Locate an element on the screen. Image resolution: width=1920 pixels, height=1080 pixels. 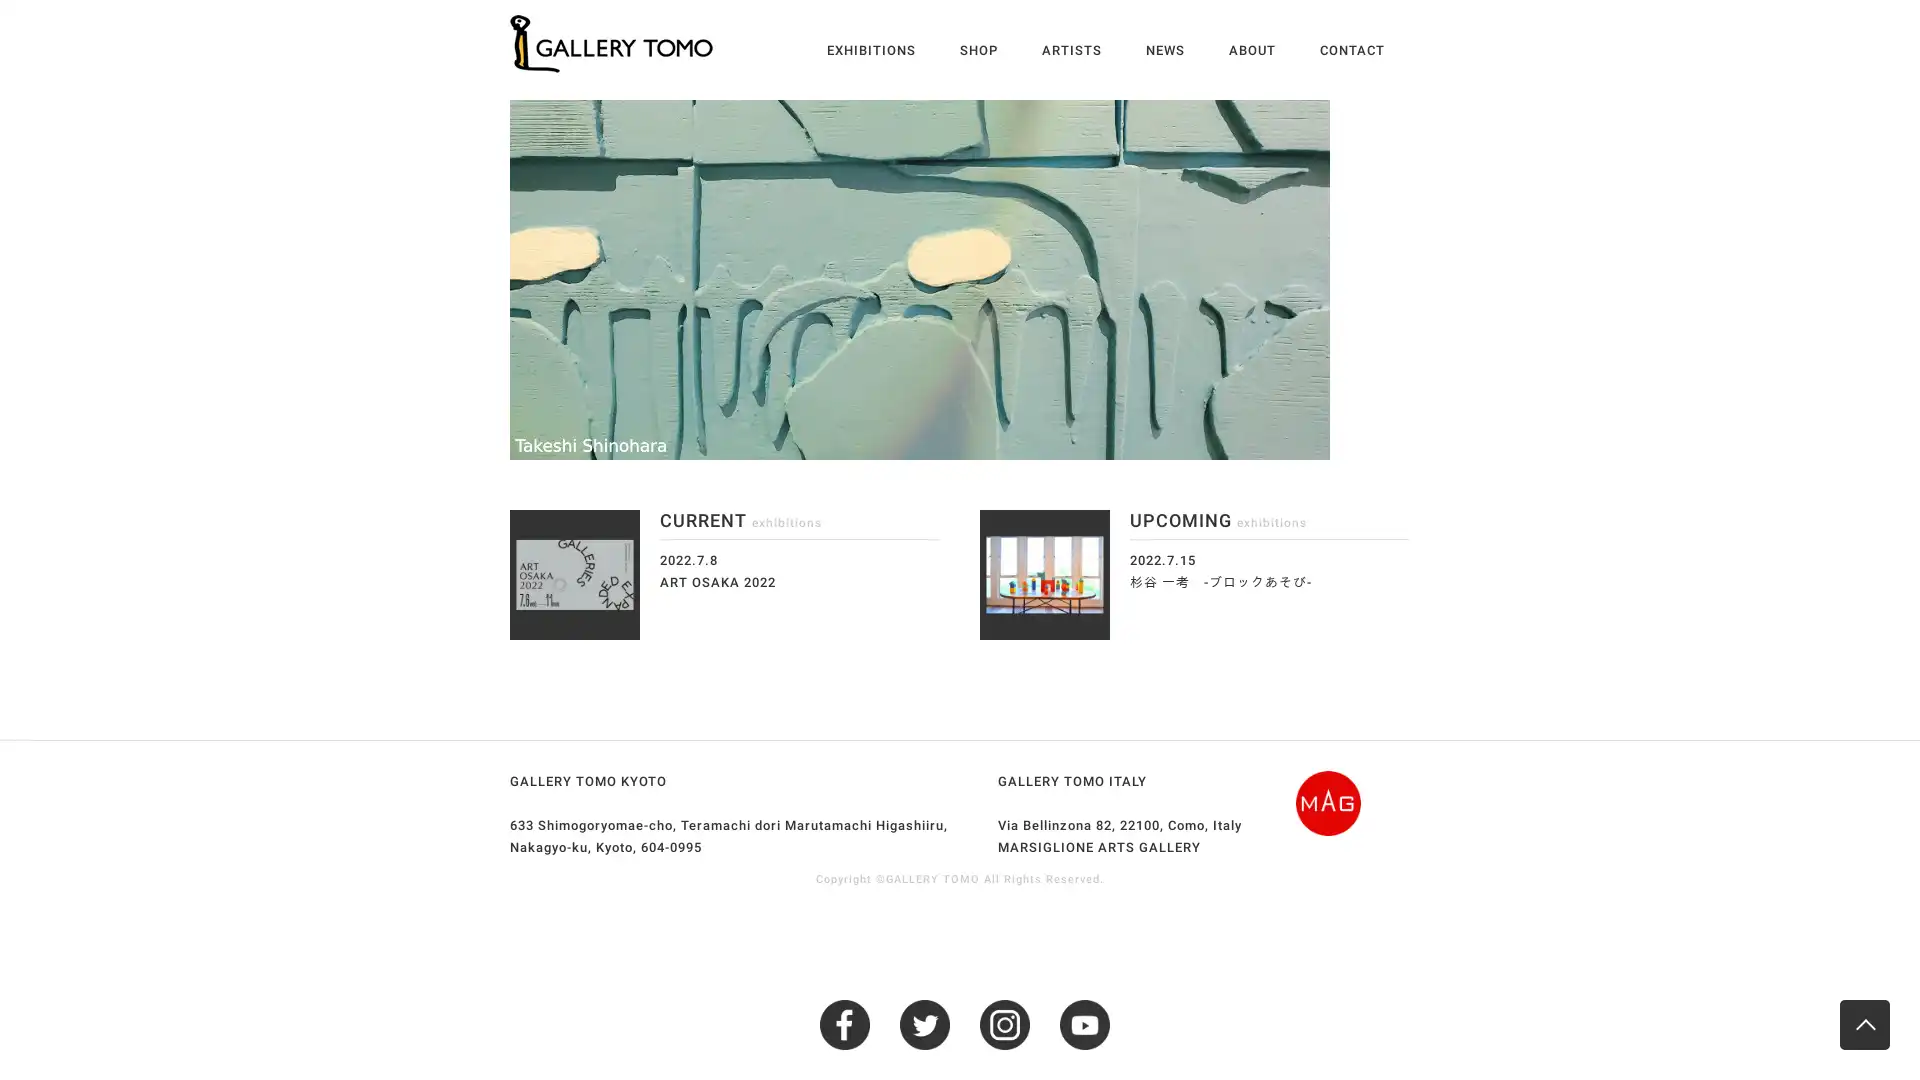
Next is located at coordinates (1424, 280).